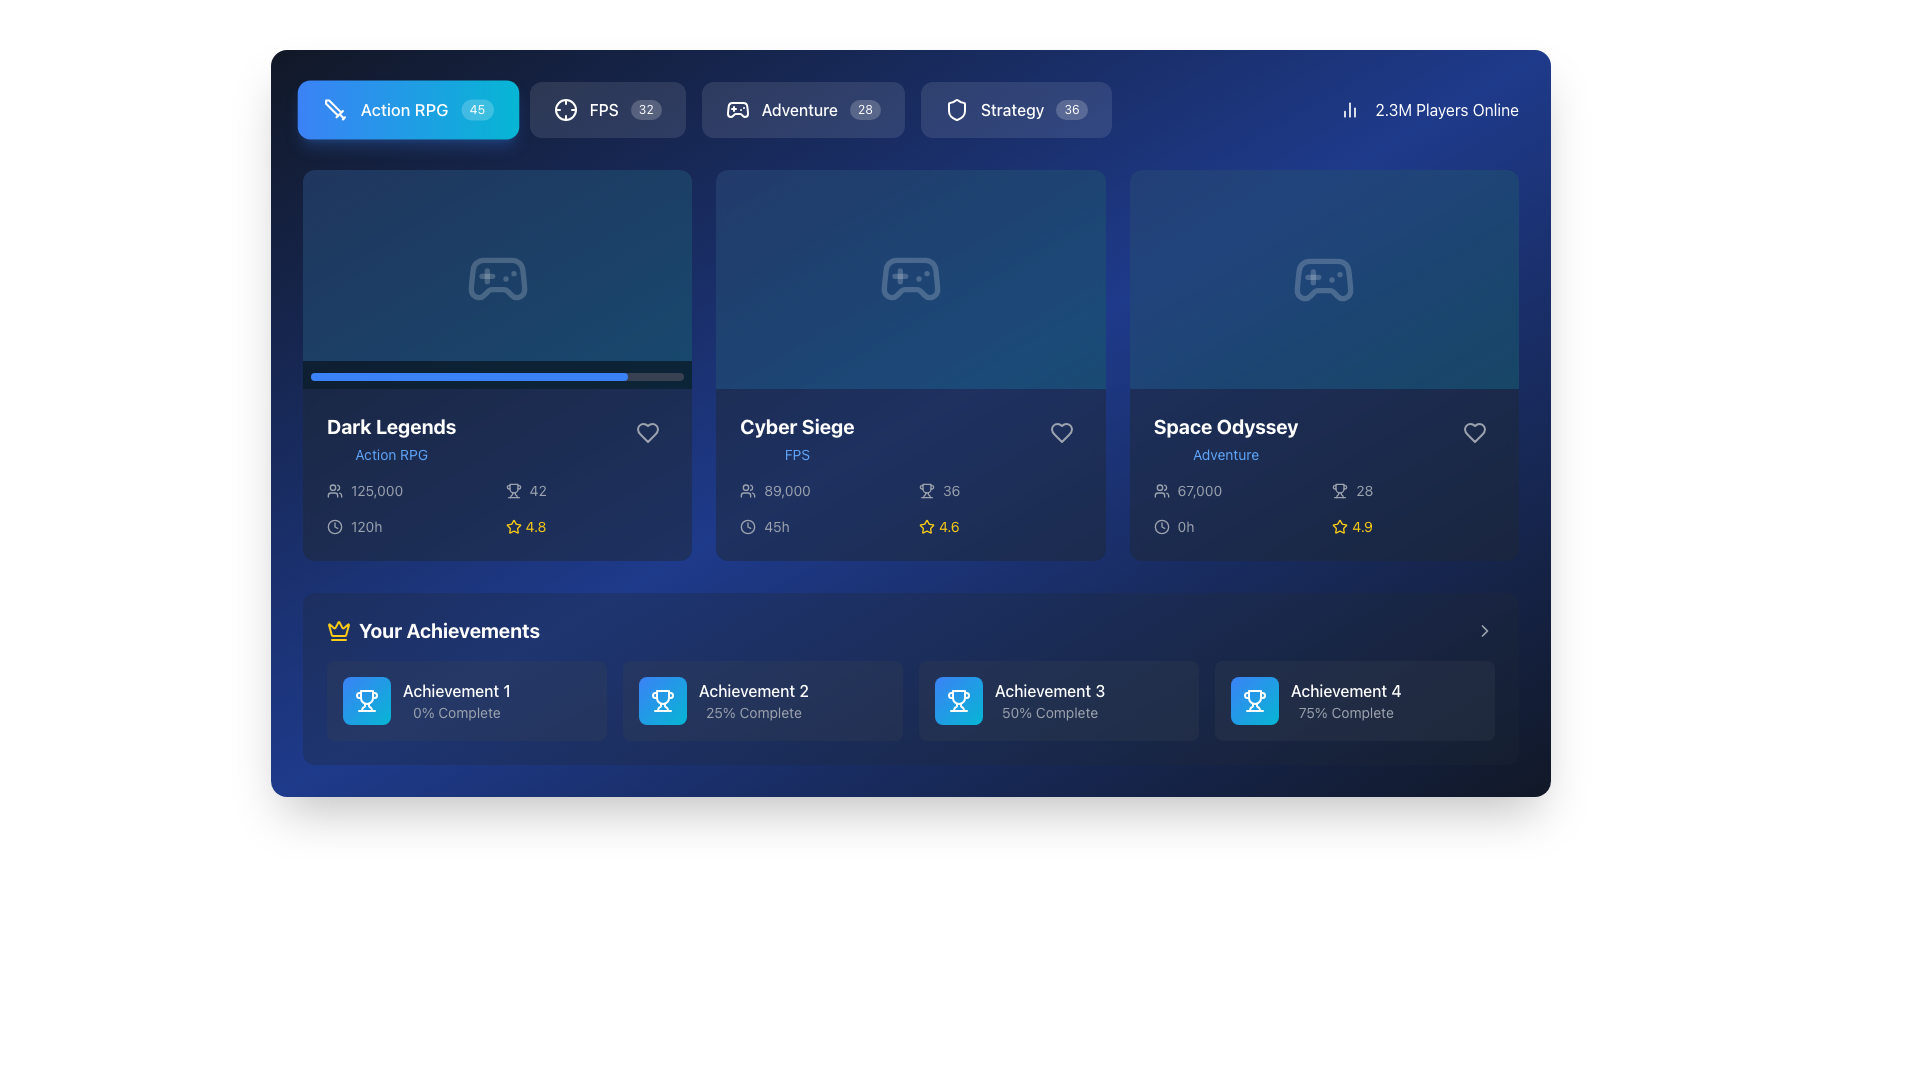 The height and width of the screenshot is (1080, 1920). Describe the element at coordinates (1016, 110) in the screenshot. I see `the 'Strategy' button in the top navigation bar to change its background shade` at that location.